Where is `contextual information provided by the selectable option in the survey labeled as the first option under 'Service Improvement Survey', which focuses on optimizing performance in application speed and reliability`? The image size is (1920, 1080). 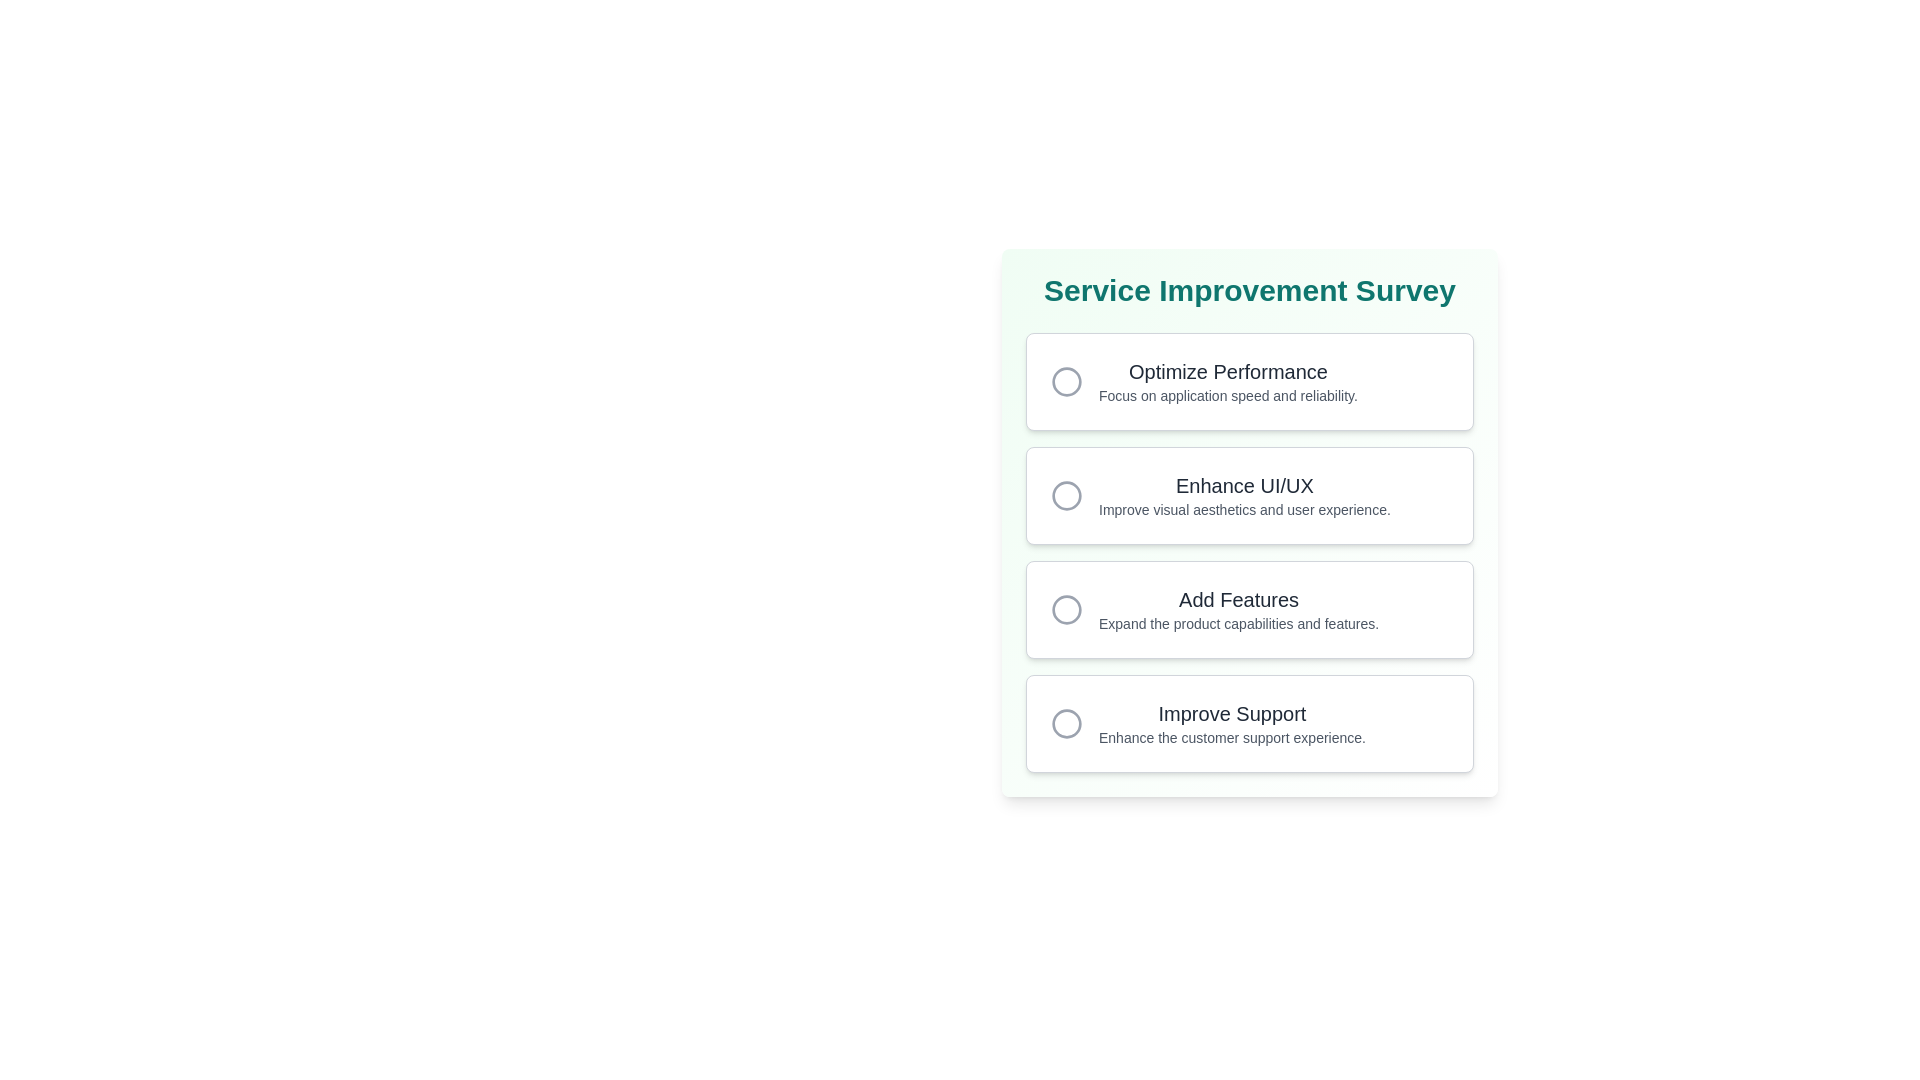 contextual information provided by the selectable option in the survey labeled as the first option under 'Service Improvement Survey', which focuses on optimizing performance in application speed and reliability is located at coordinates (1227, 381).